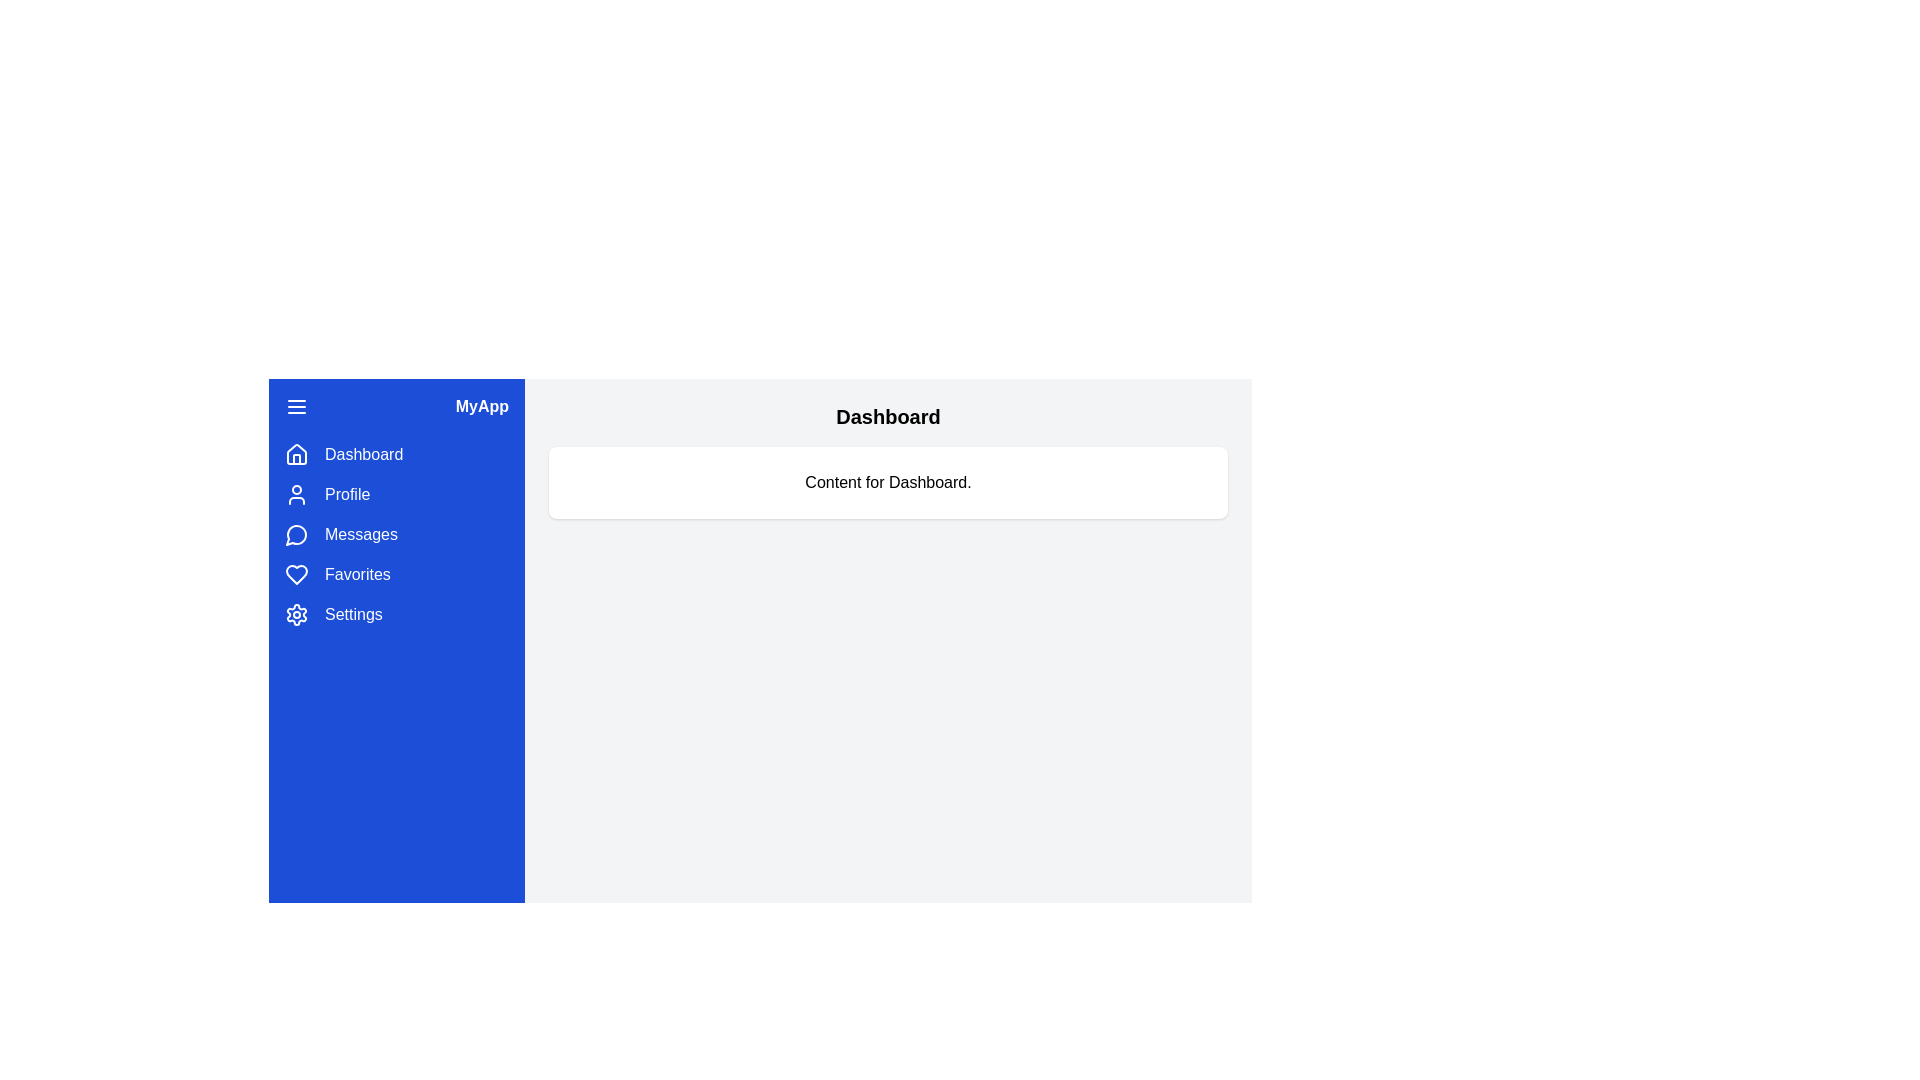 The image size is (1920, 1080). Describe the element at coordinates (361, 534) in the screenshot. I see `the 'Messages' text label in the vertical navigation menu` at that location.